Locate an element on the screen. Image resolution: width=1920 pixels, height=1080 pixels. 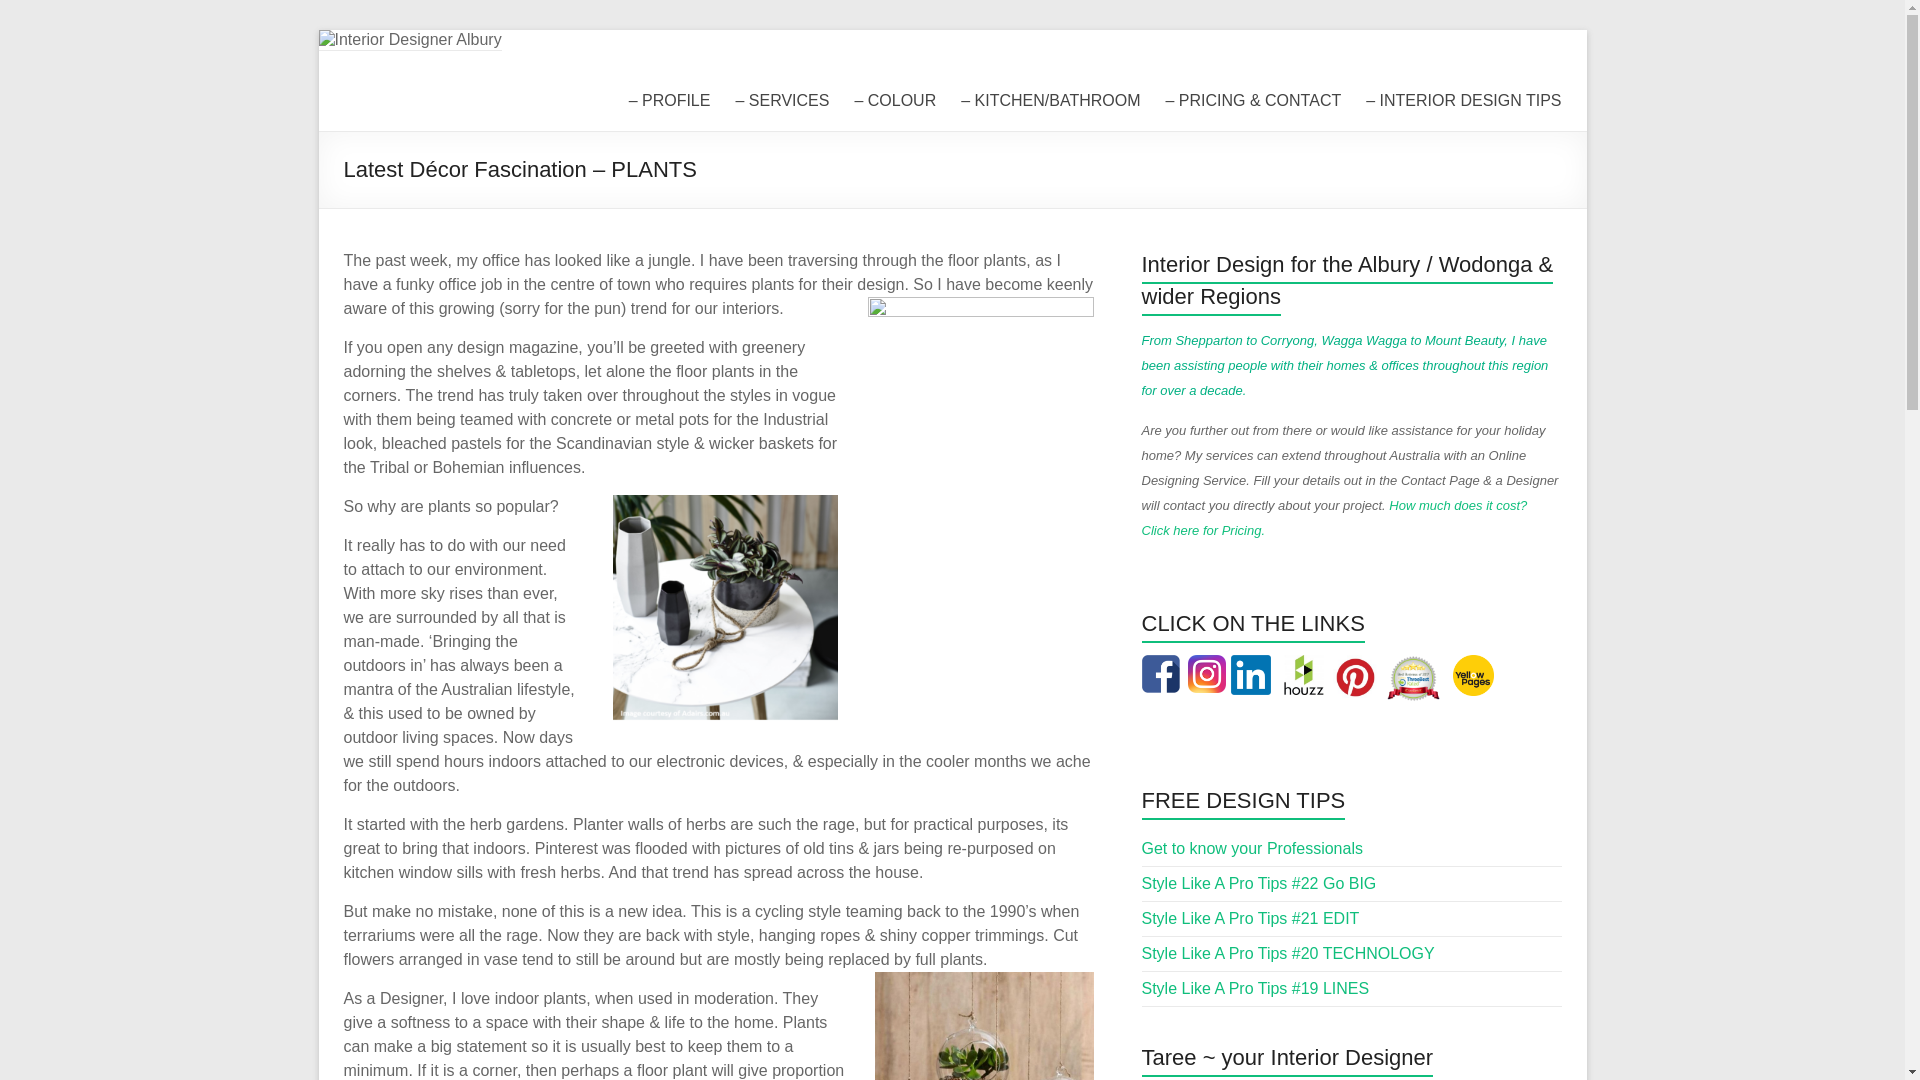
'How much does it cost?  Click here for Pricing.' is located at coordinates (1336, 516).